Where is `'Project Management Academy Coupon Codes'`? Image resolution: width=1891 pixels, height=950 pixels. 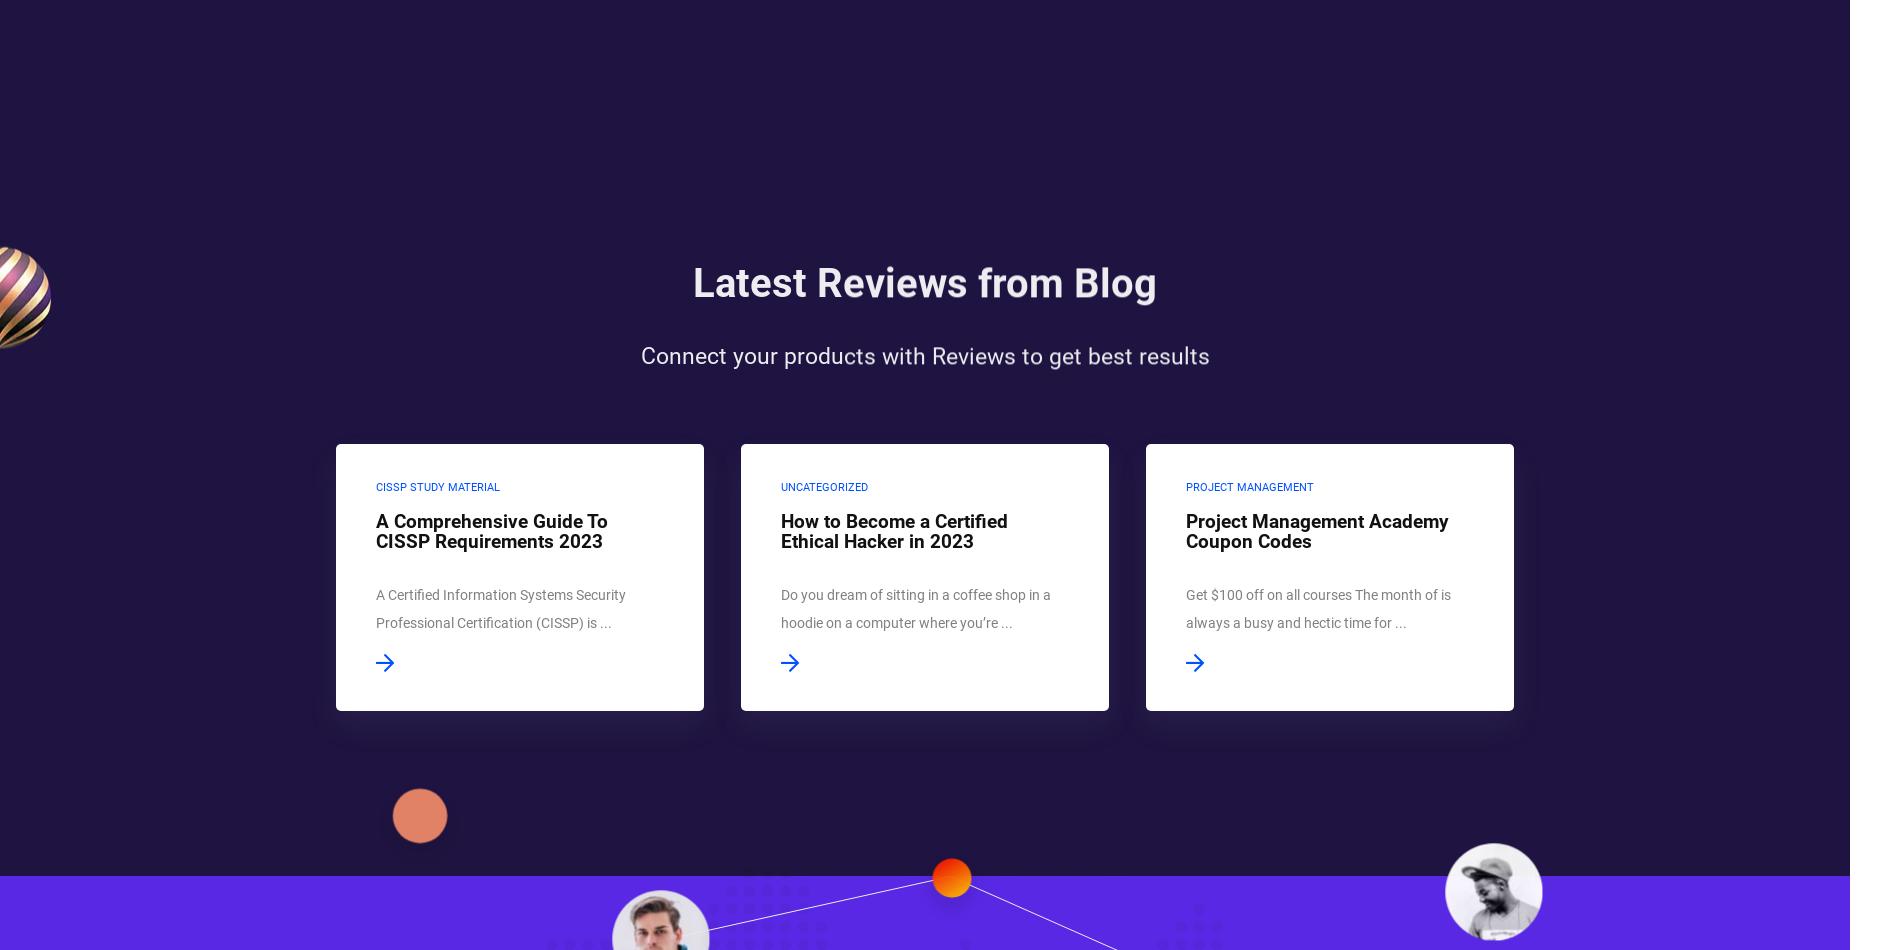 'Project Management Academy Coupon Codes' is located at coordinates (1316, 531).